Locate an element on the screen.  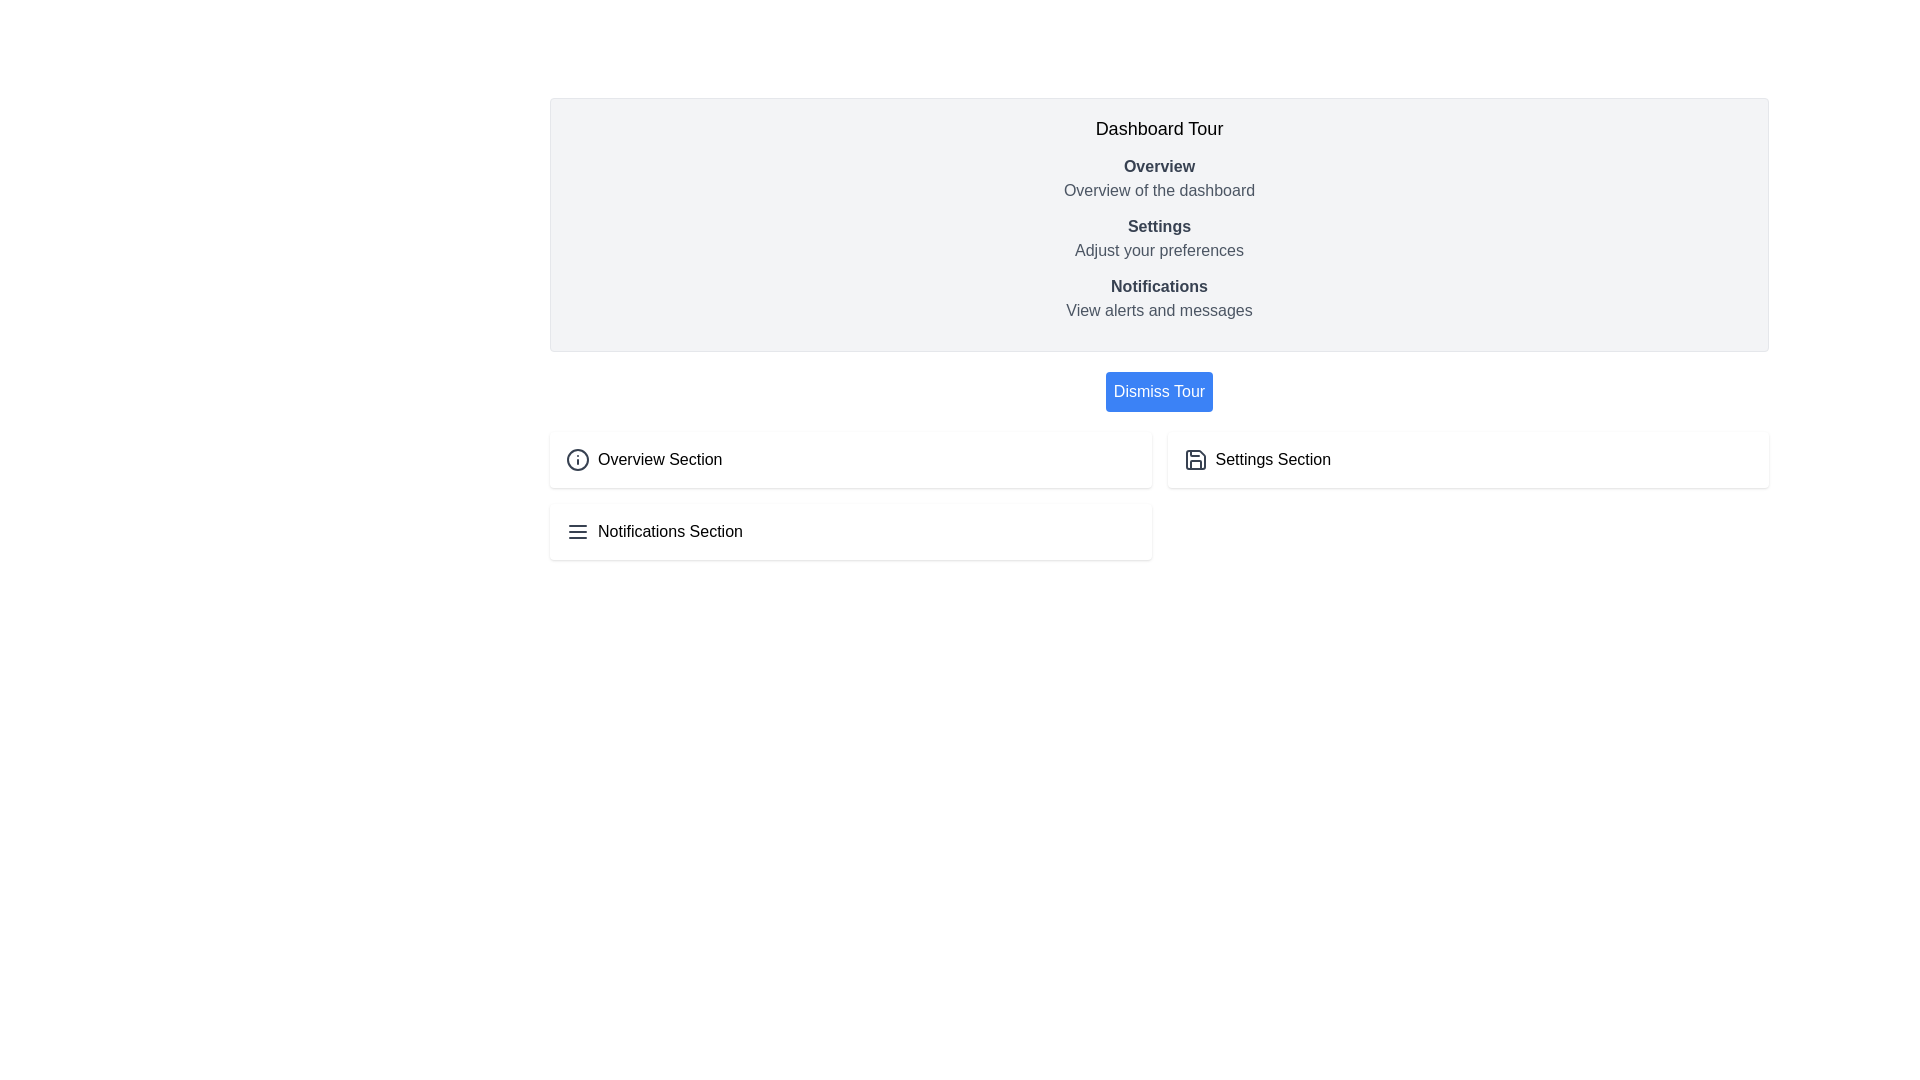
the text label that reads 'Adjust your preferences', which is styled in gray and located beneath the 'Settings' title is located at coordinates (1159, 249).